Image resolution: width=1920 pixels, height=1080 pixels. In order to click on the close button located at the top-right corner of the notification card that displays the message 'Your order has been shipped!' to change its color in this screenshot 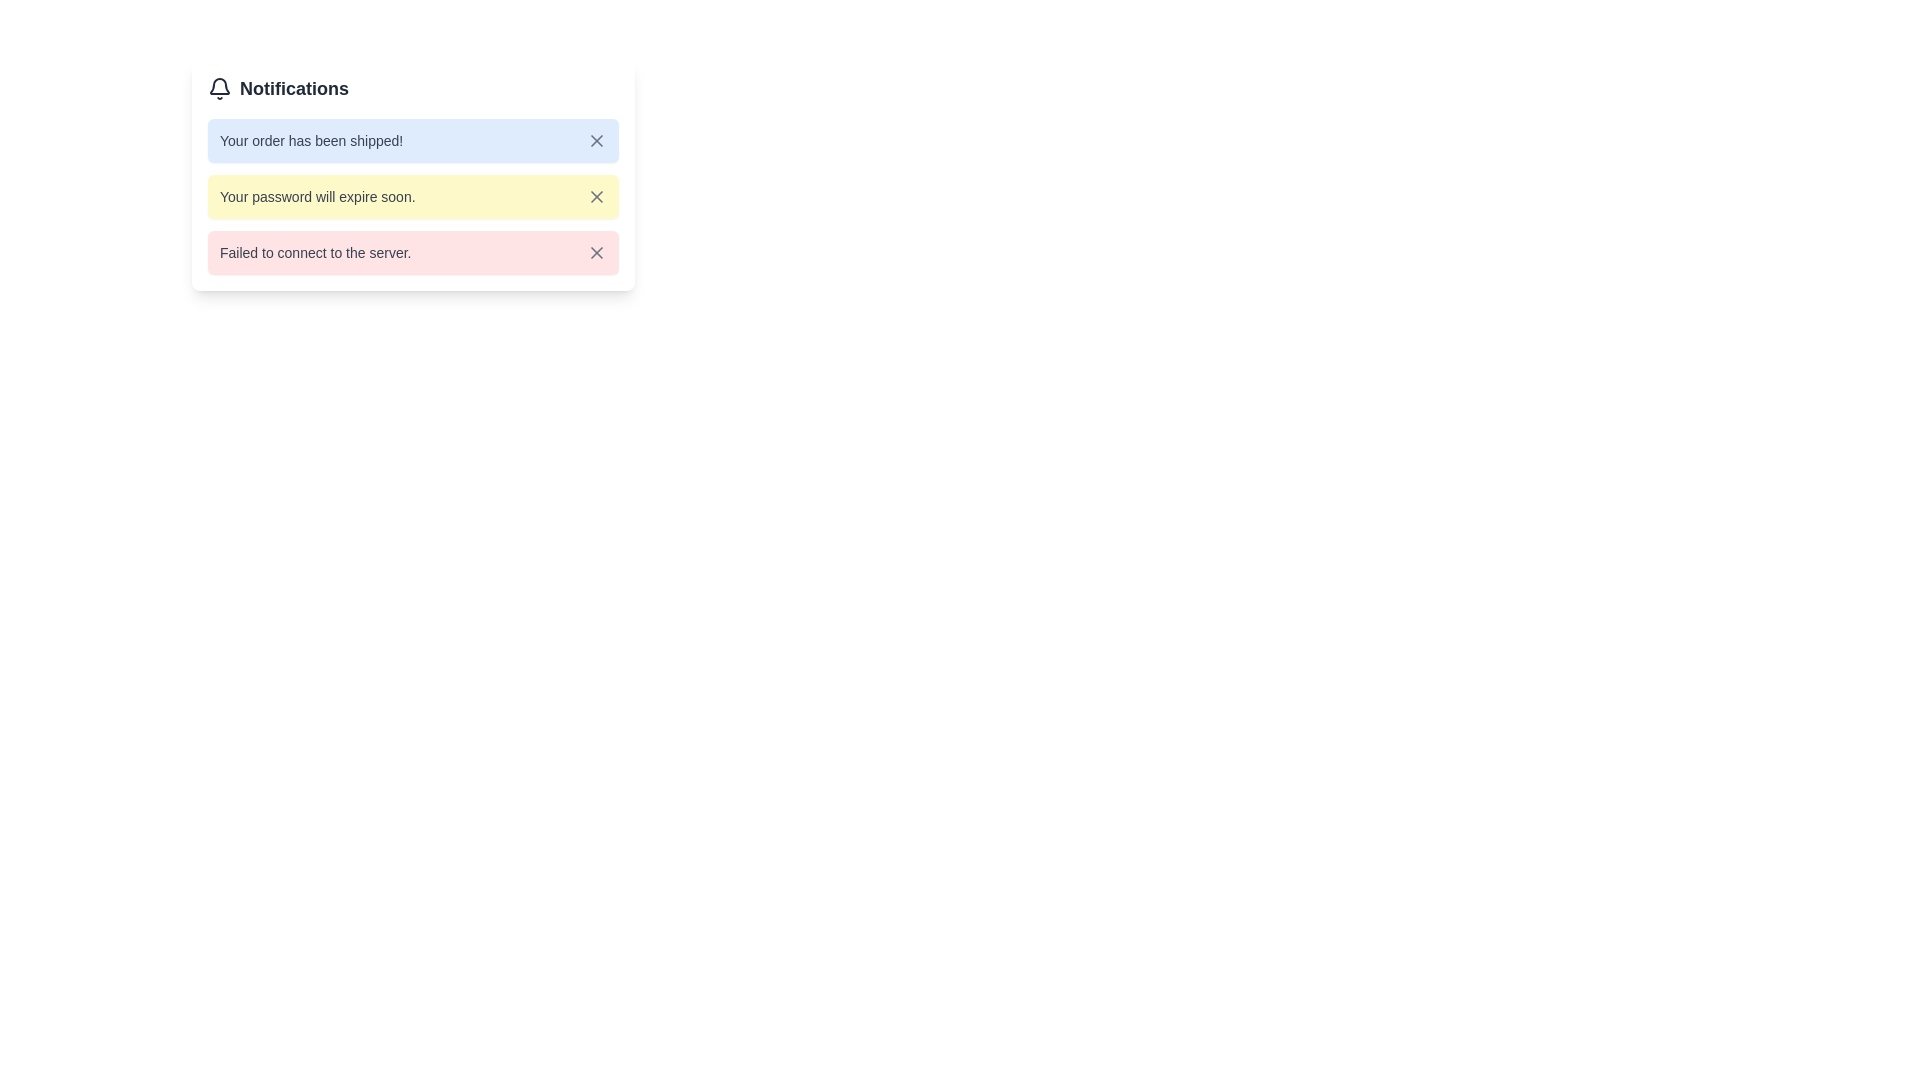, I will do `click(595, 140)`.